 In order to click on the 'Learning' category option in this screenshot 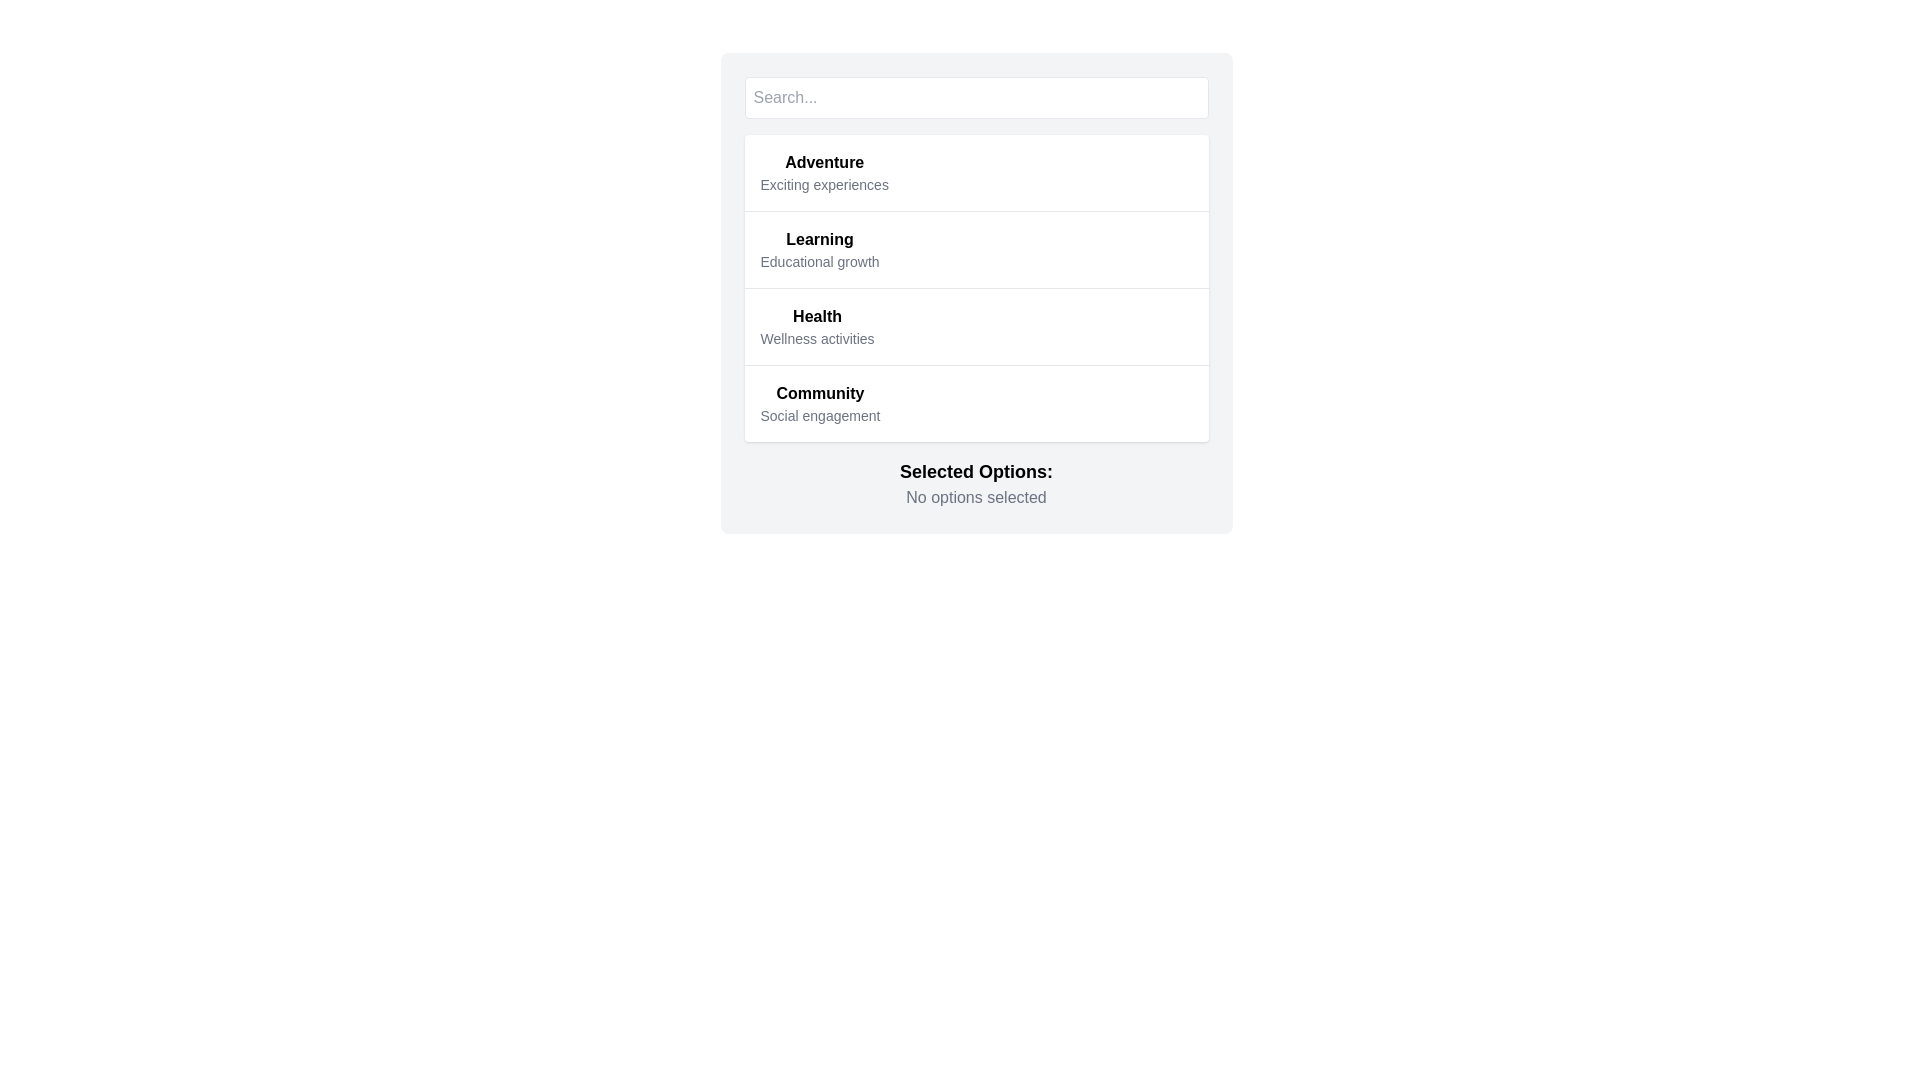, I will do `click(820, 249)`.